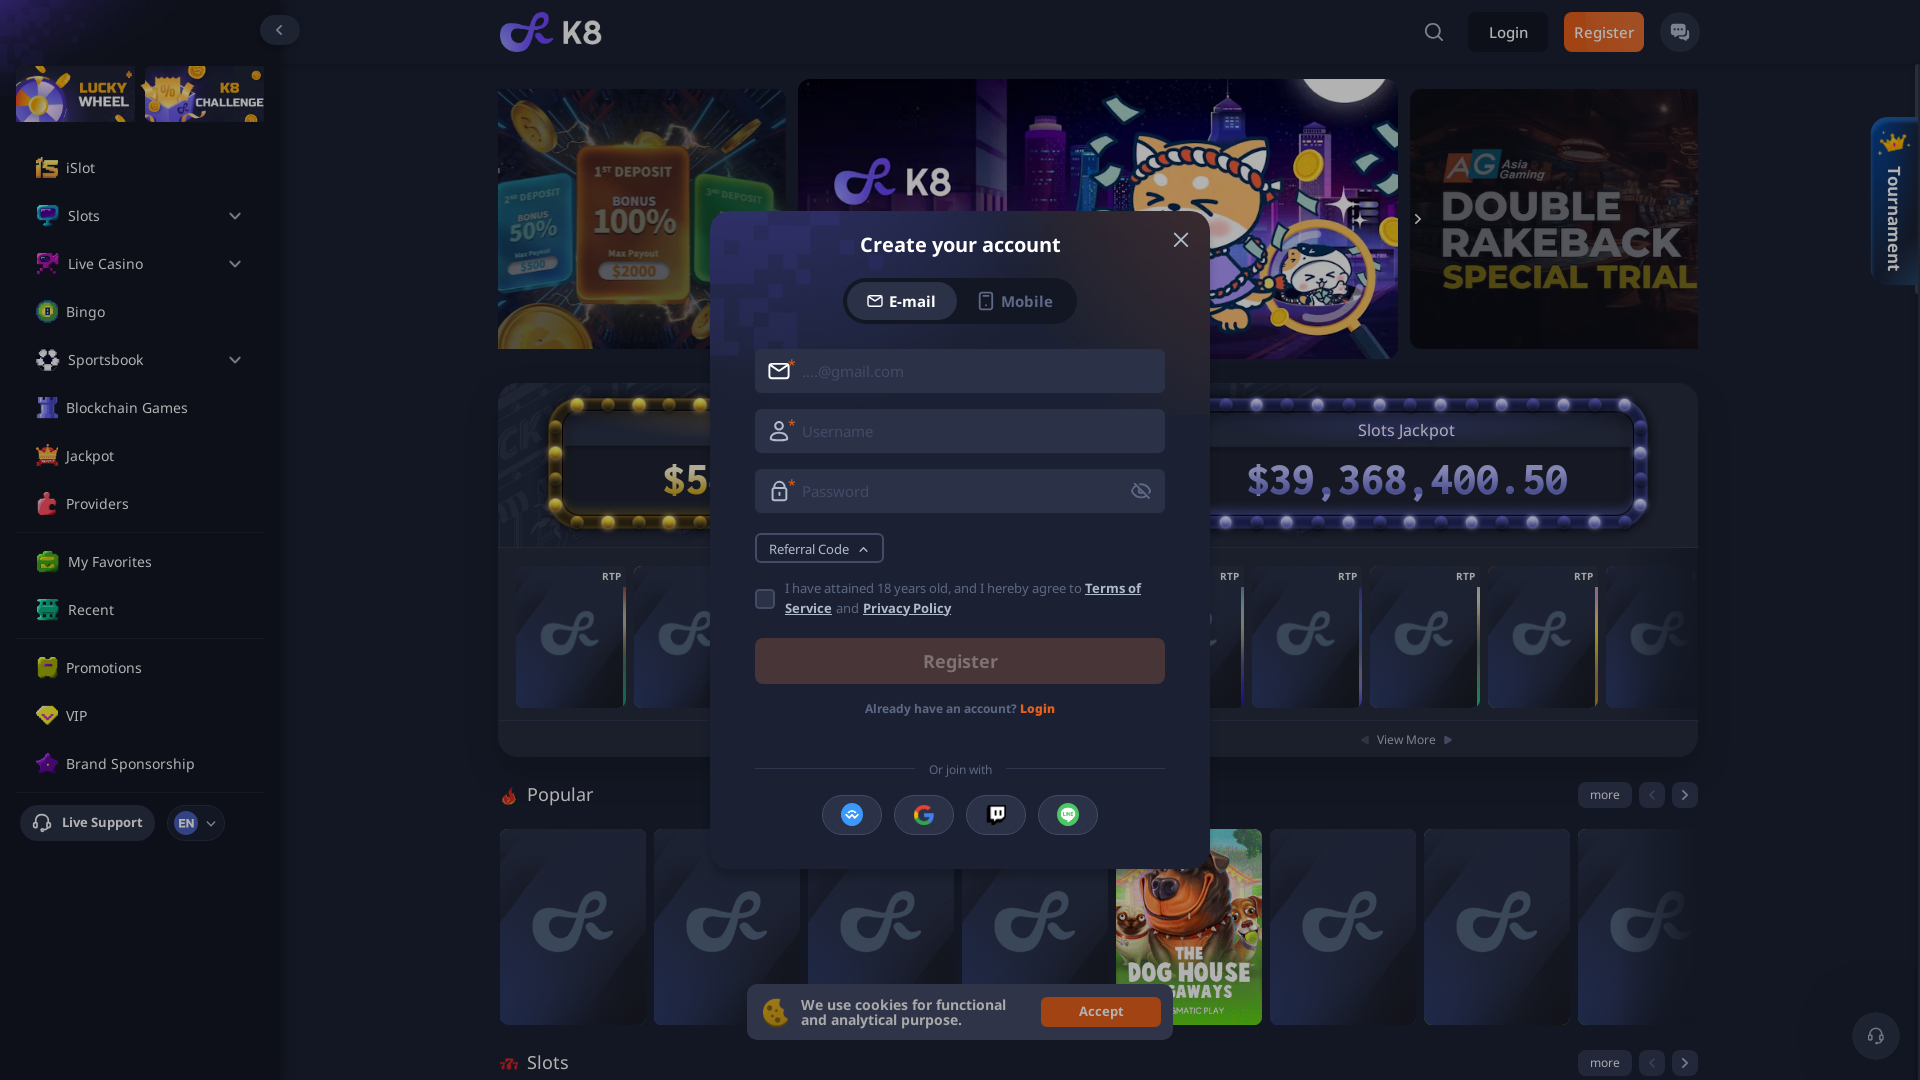 The width and height of the screenshot is (1920, 1080). I want to click on 'Providers', so click(153, 503).